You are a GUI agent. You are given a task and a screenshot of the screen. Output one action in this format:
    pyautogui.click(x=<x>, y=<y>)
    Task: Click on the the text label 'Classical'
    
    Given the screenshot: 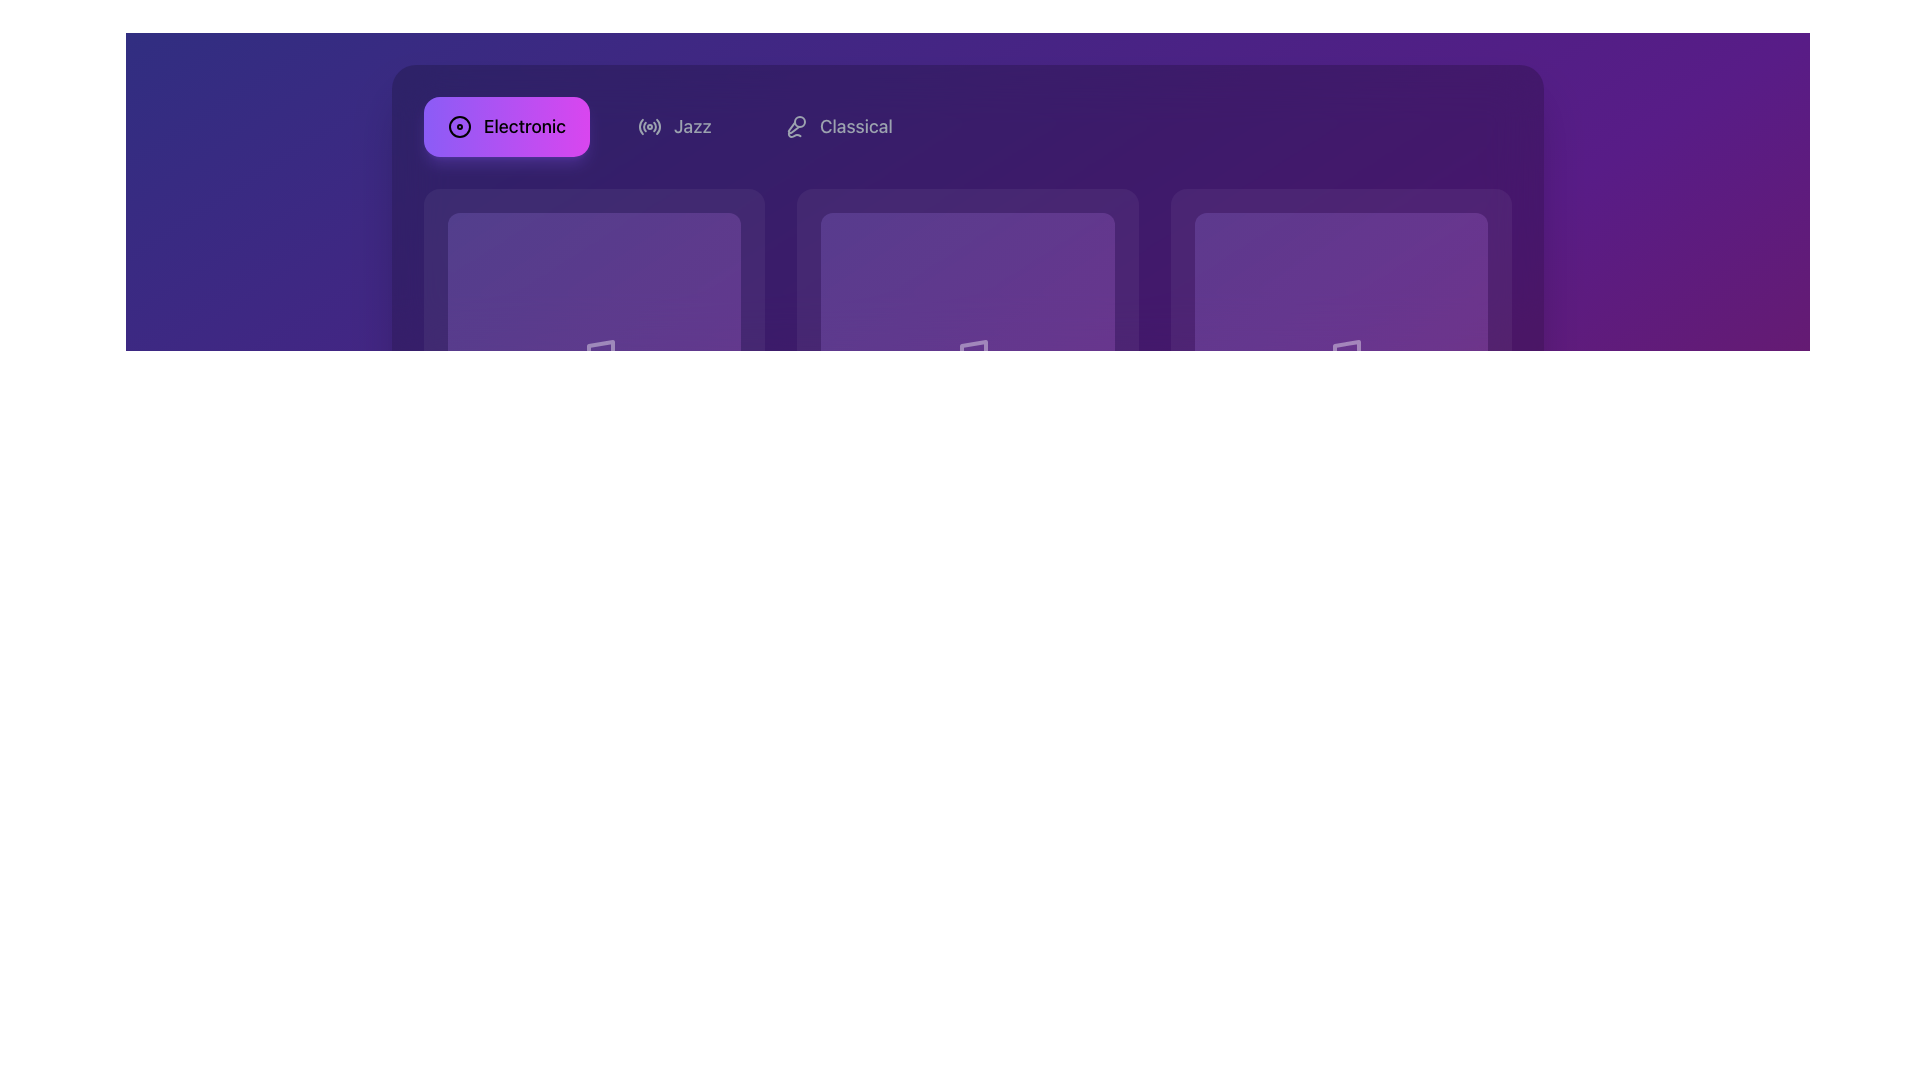 What is the action you would take?
    pyautogui.click(x=856, y=127)
    